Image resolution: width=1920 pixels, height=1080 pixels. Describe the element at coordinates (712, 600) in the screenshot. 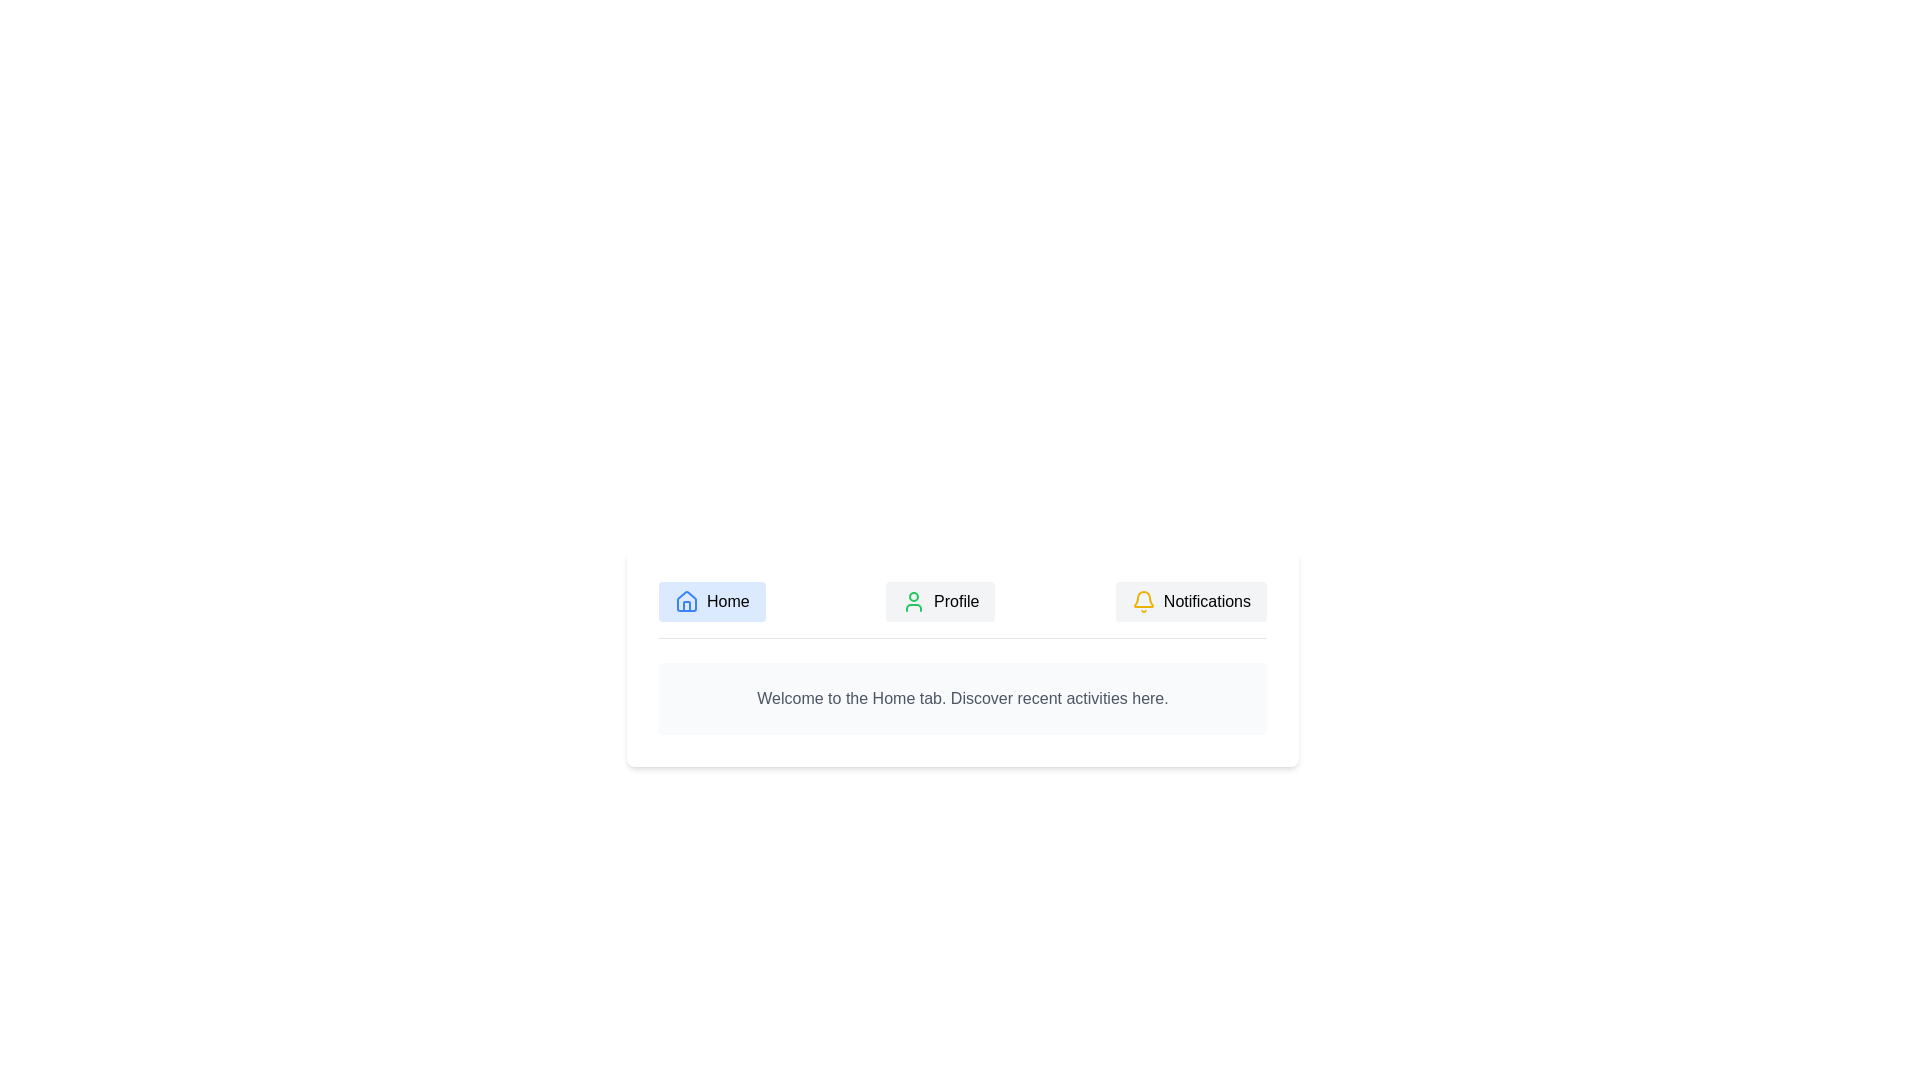

I see `the tab labeled Home to observe its hover effect` at that location.